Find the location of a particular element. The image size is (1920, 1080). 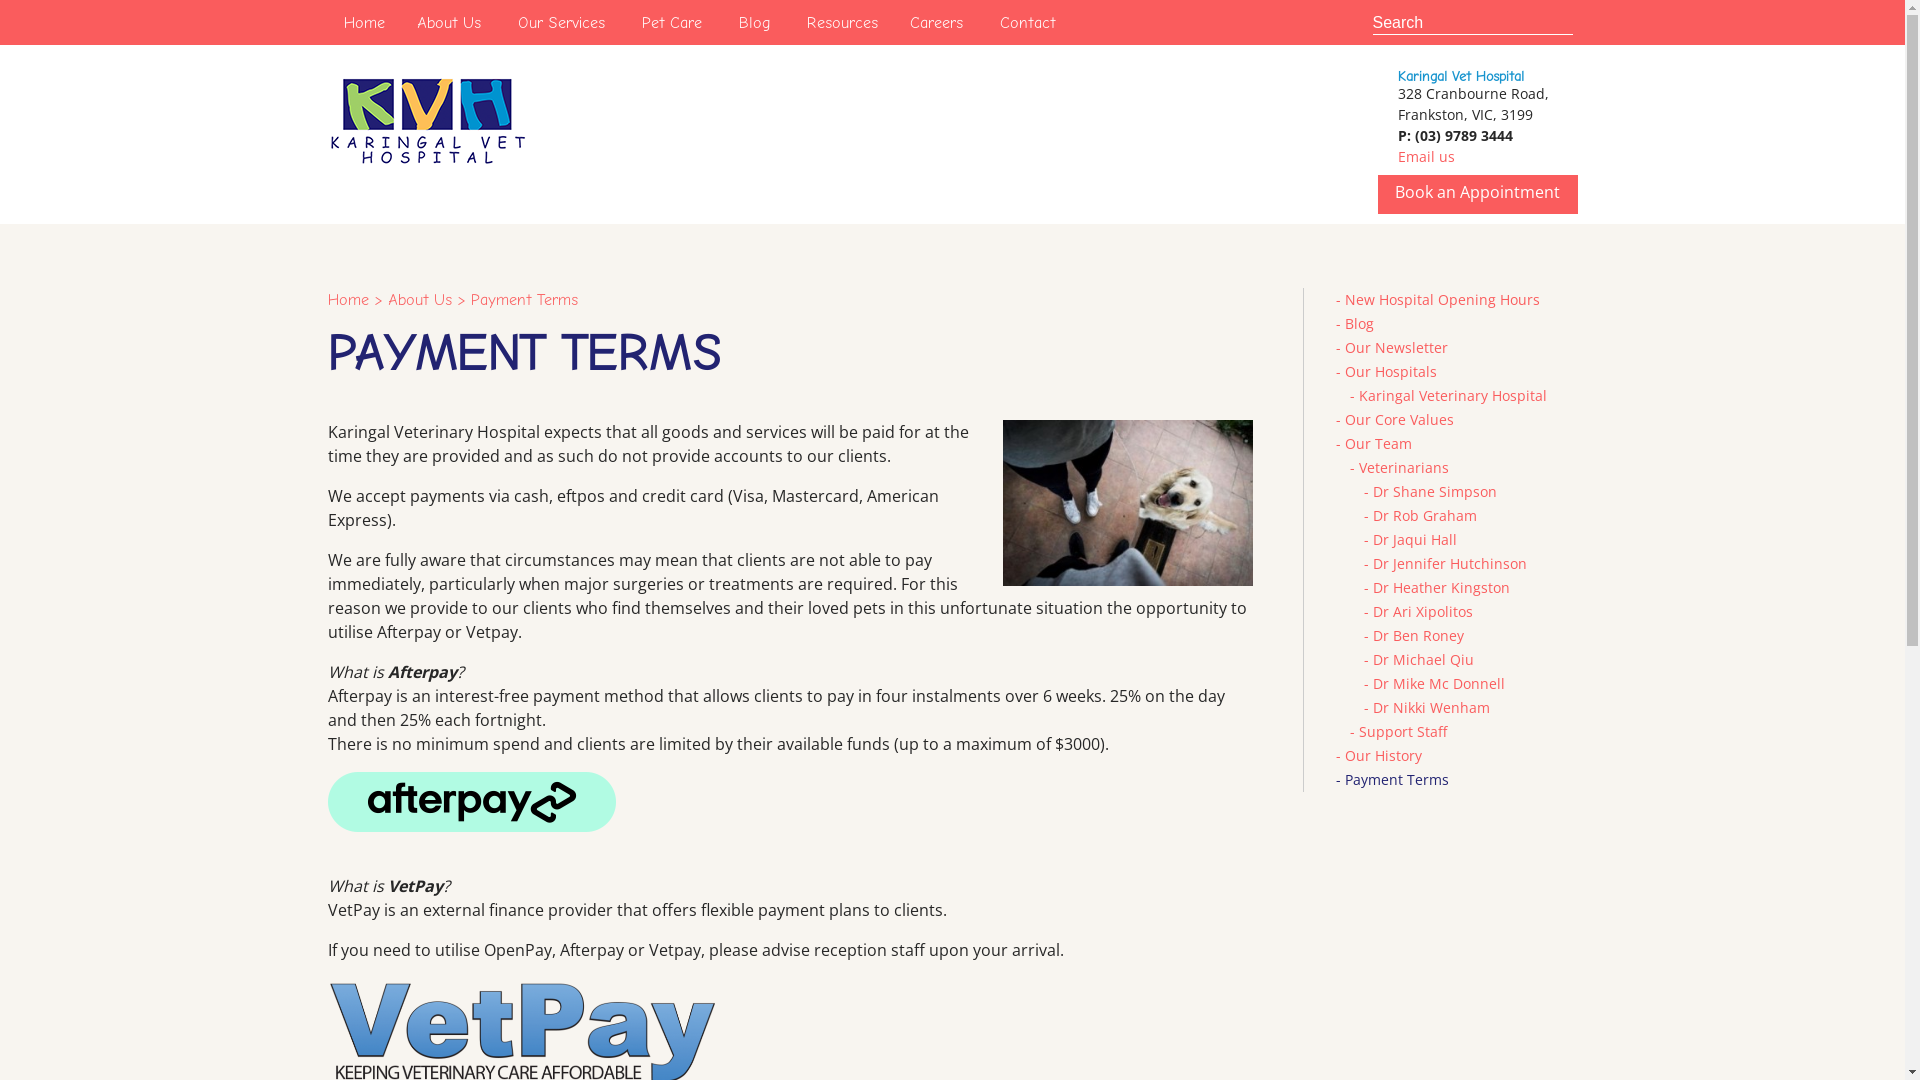

'Contact' is located at coordinates (1027, 22).